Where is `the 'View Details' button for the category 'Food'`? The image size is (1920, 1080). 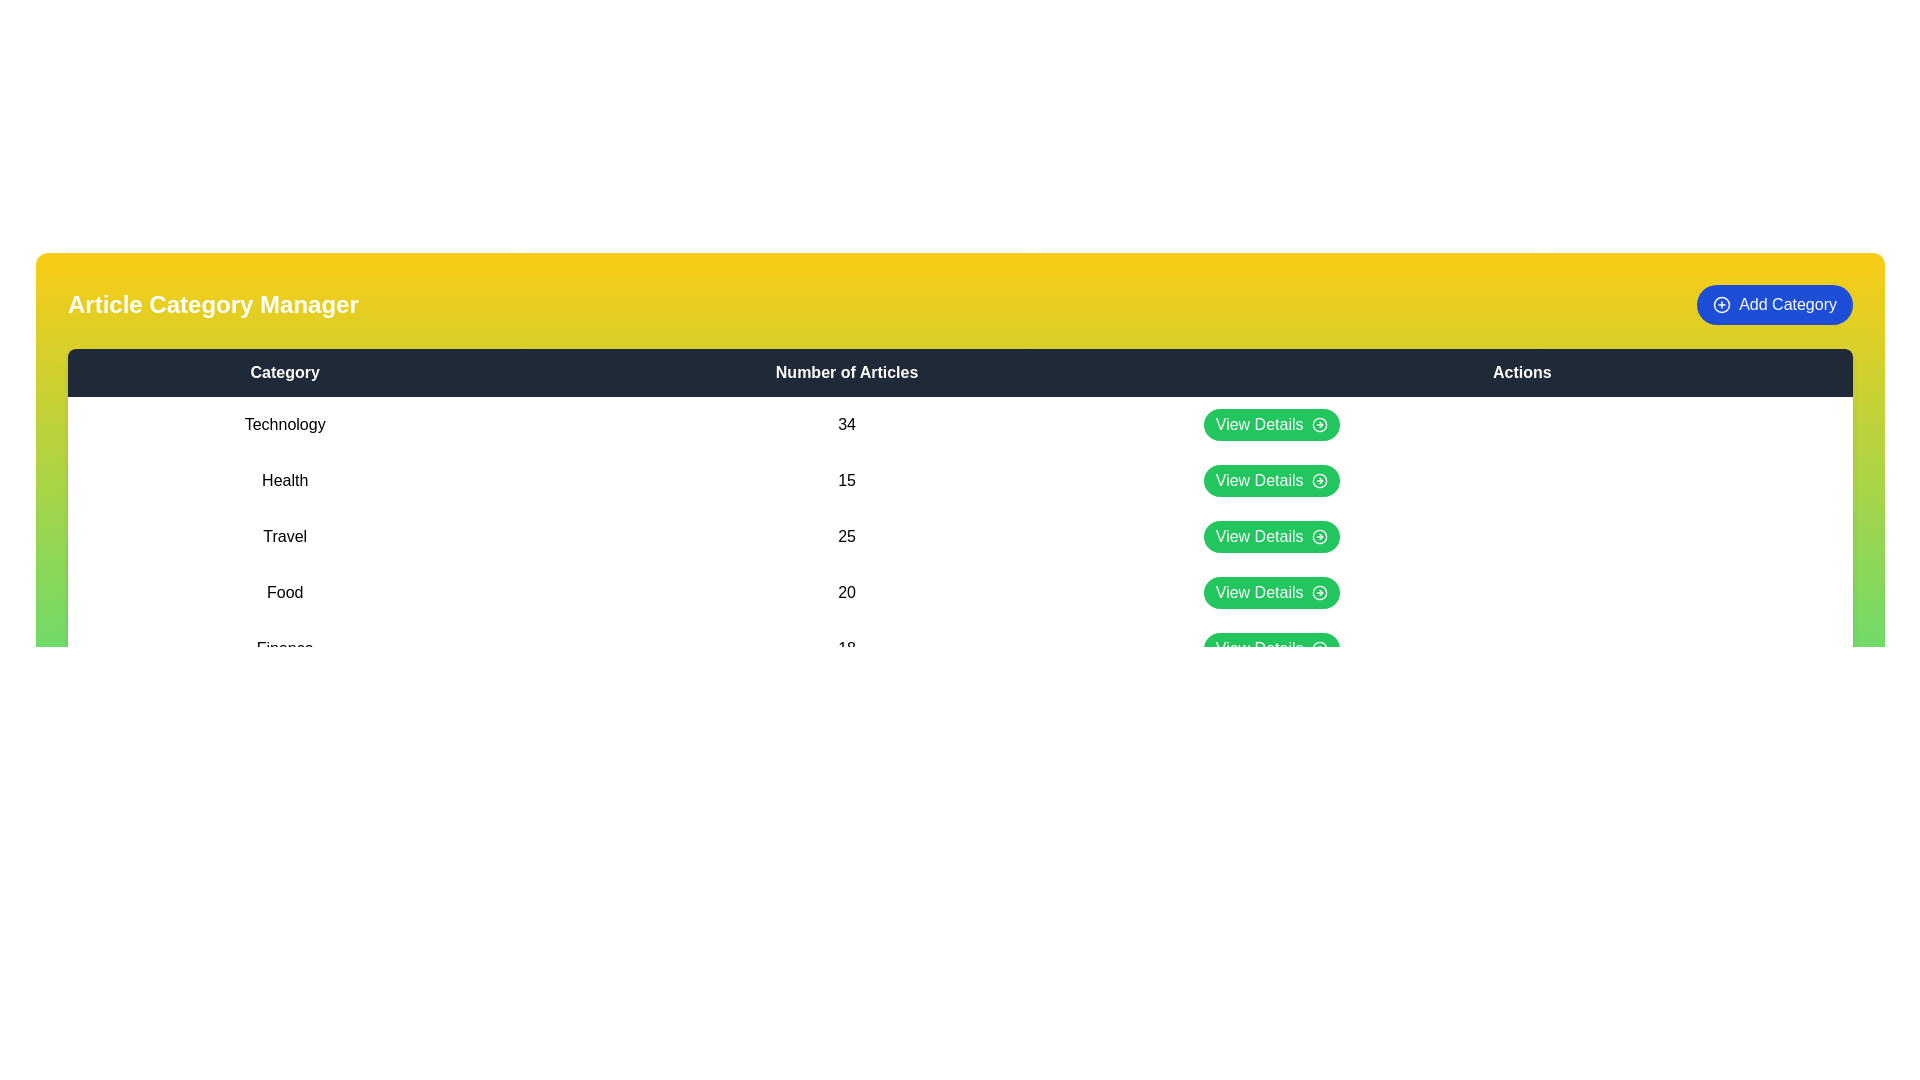
the 'View Details' button for the category 'Food' is located at coordinates (1270, 592).